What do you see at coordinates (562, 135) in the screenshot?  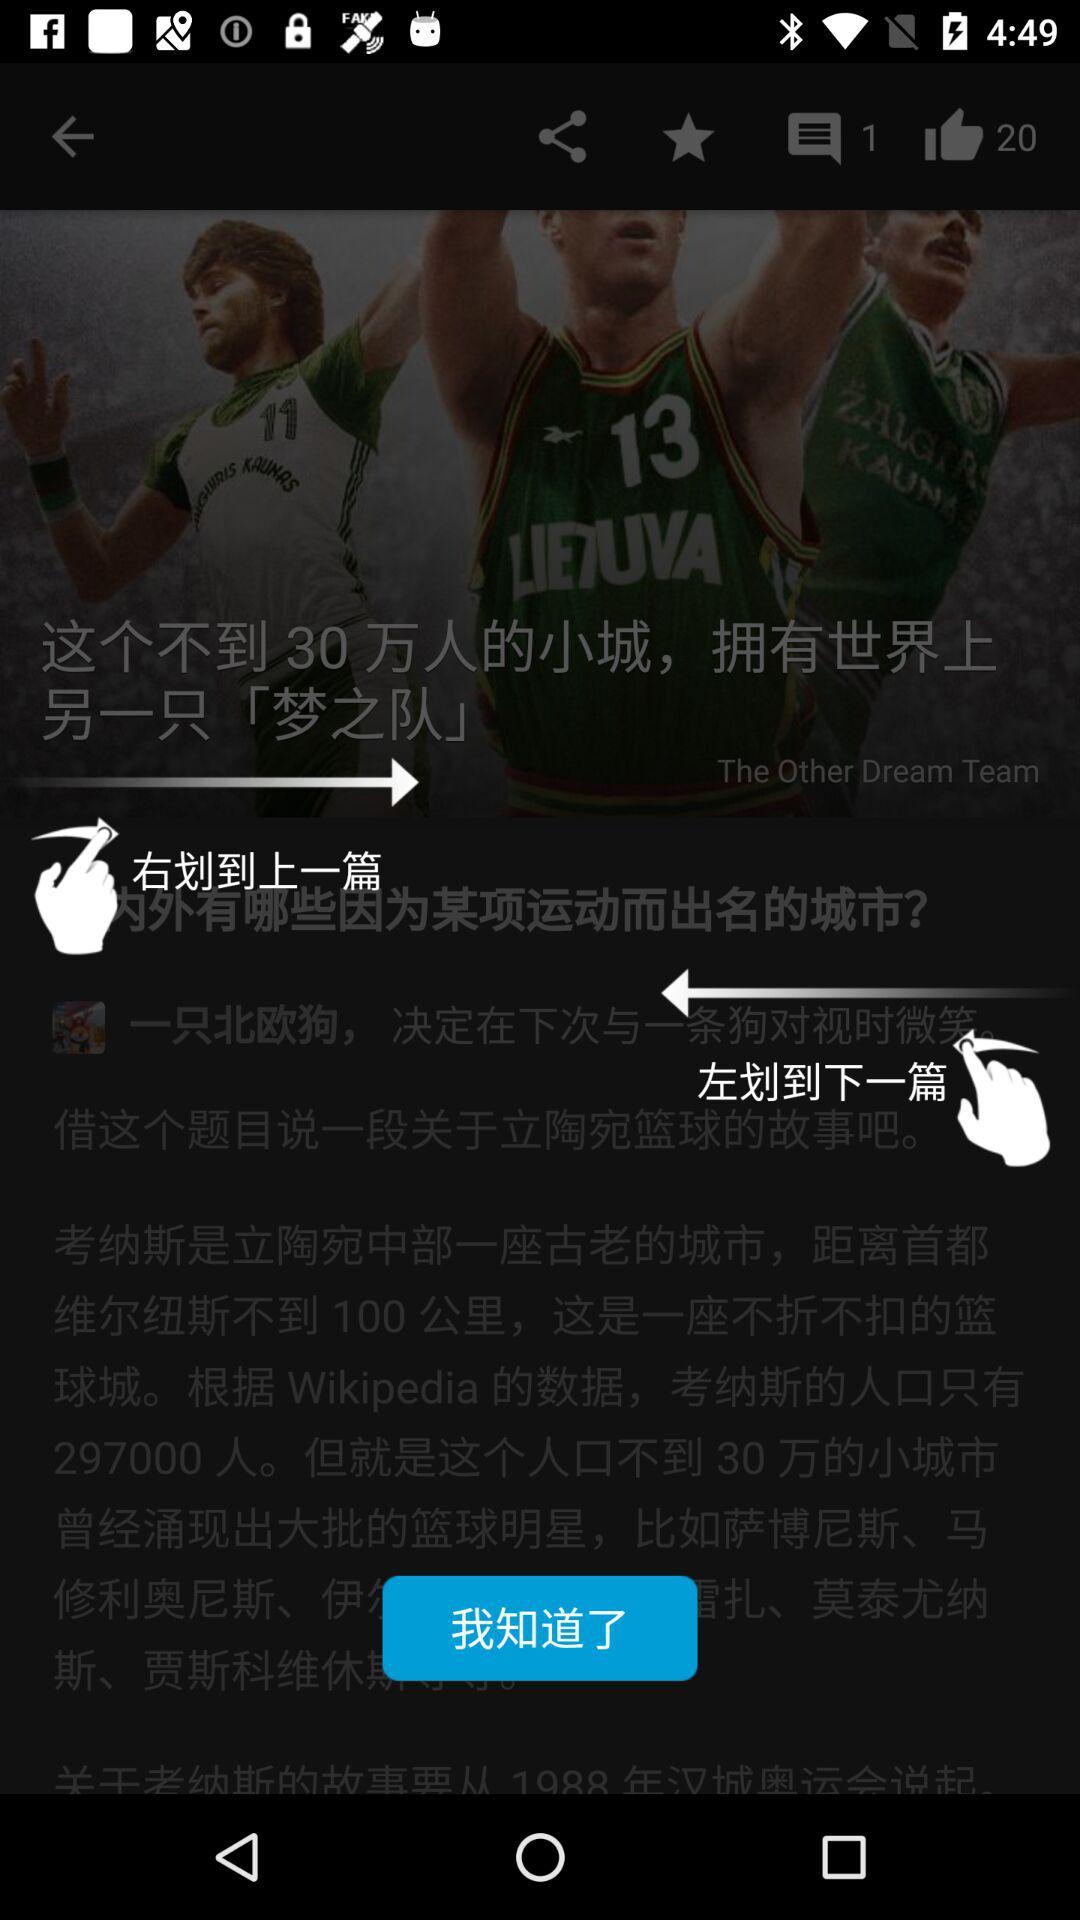 I see `share icon` at bounding box center [562, 135].